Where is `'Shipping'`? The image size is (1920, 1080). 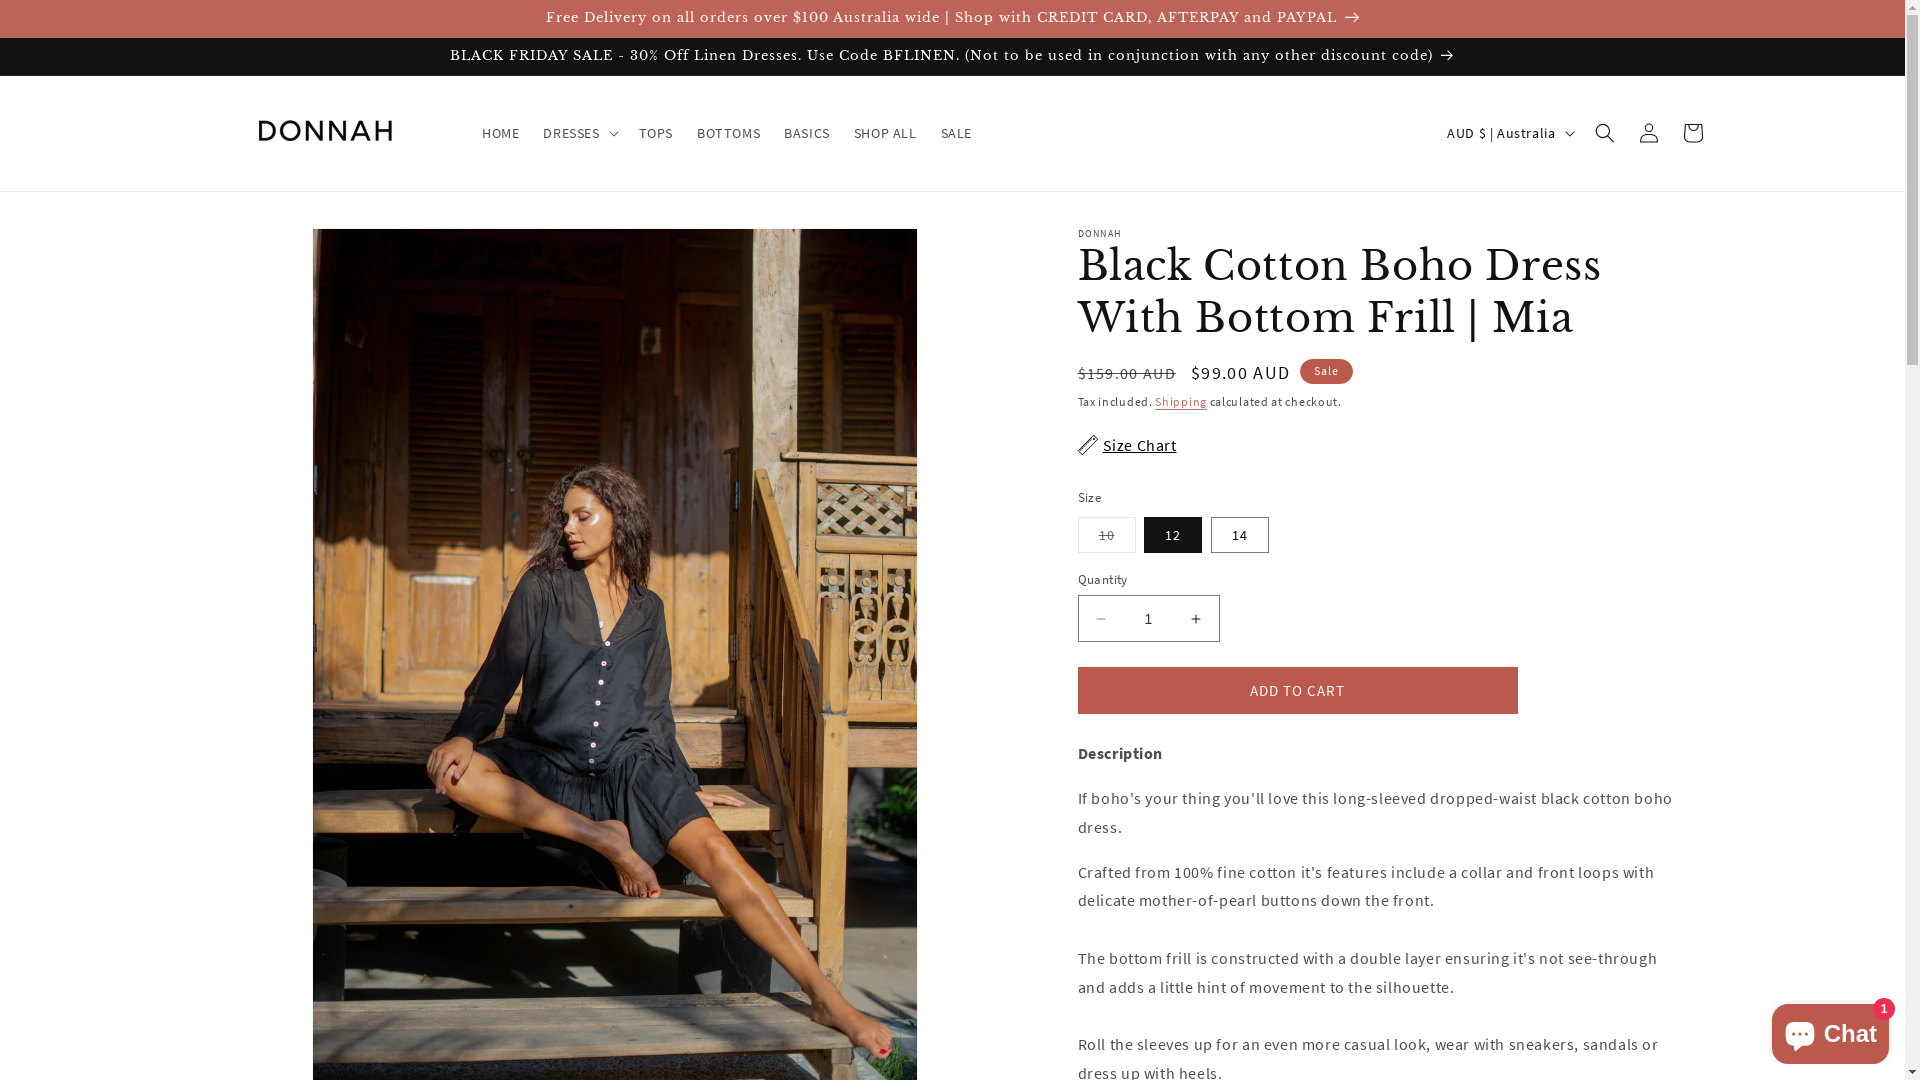 'Shipping' is located at coordinates (1180, 401).